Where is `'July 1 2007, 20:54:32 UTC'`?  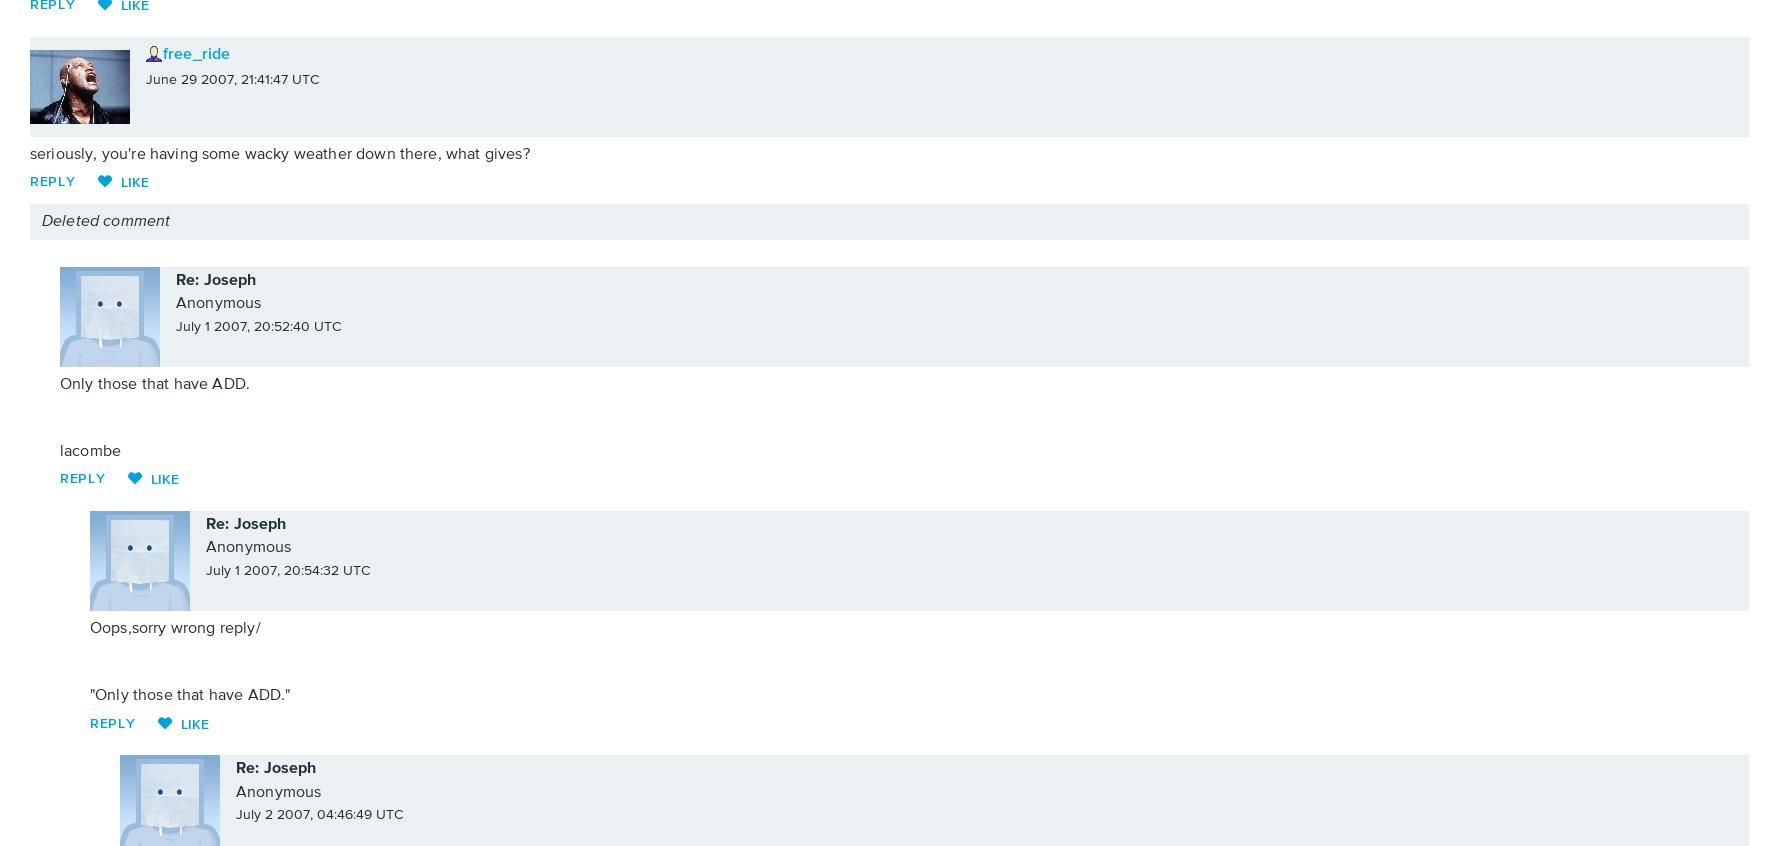
'July 1 2007, 20:54:32 UTC' is located at coordinates (288, 569).